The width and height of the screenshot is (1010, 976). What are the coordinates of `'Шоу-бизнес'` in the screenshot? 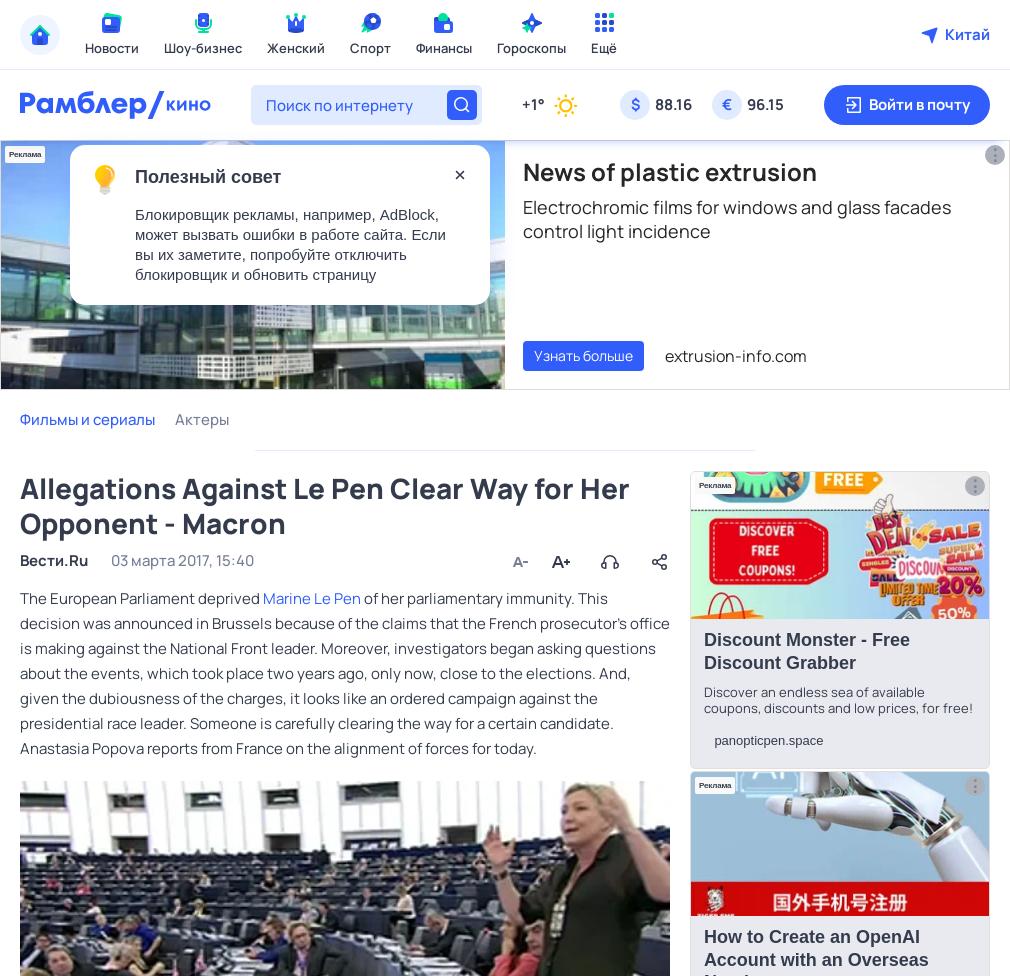 It's located at (202, 47).